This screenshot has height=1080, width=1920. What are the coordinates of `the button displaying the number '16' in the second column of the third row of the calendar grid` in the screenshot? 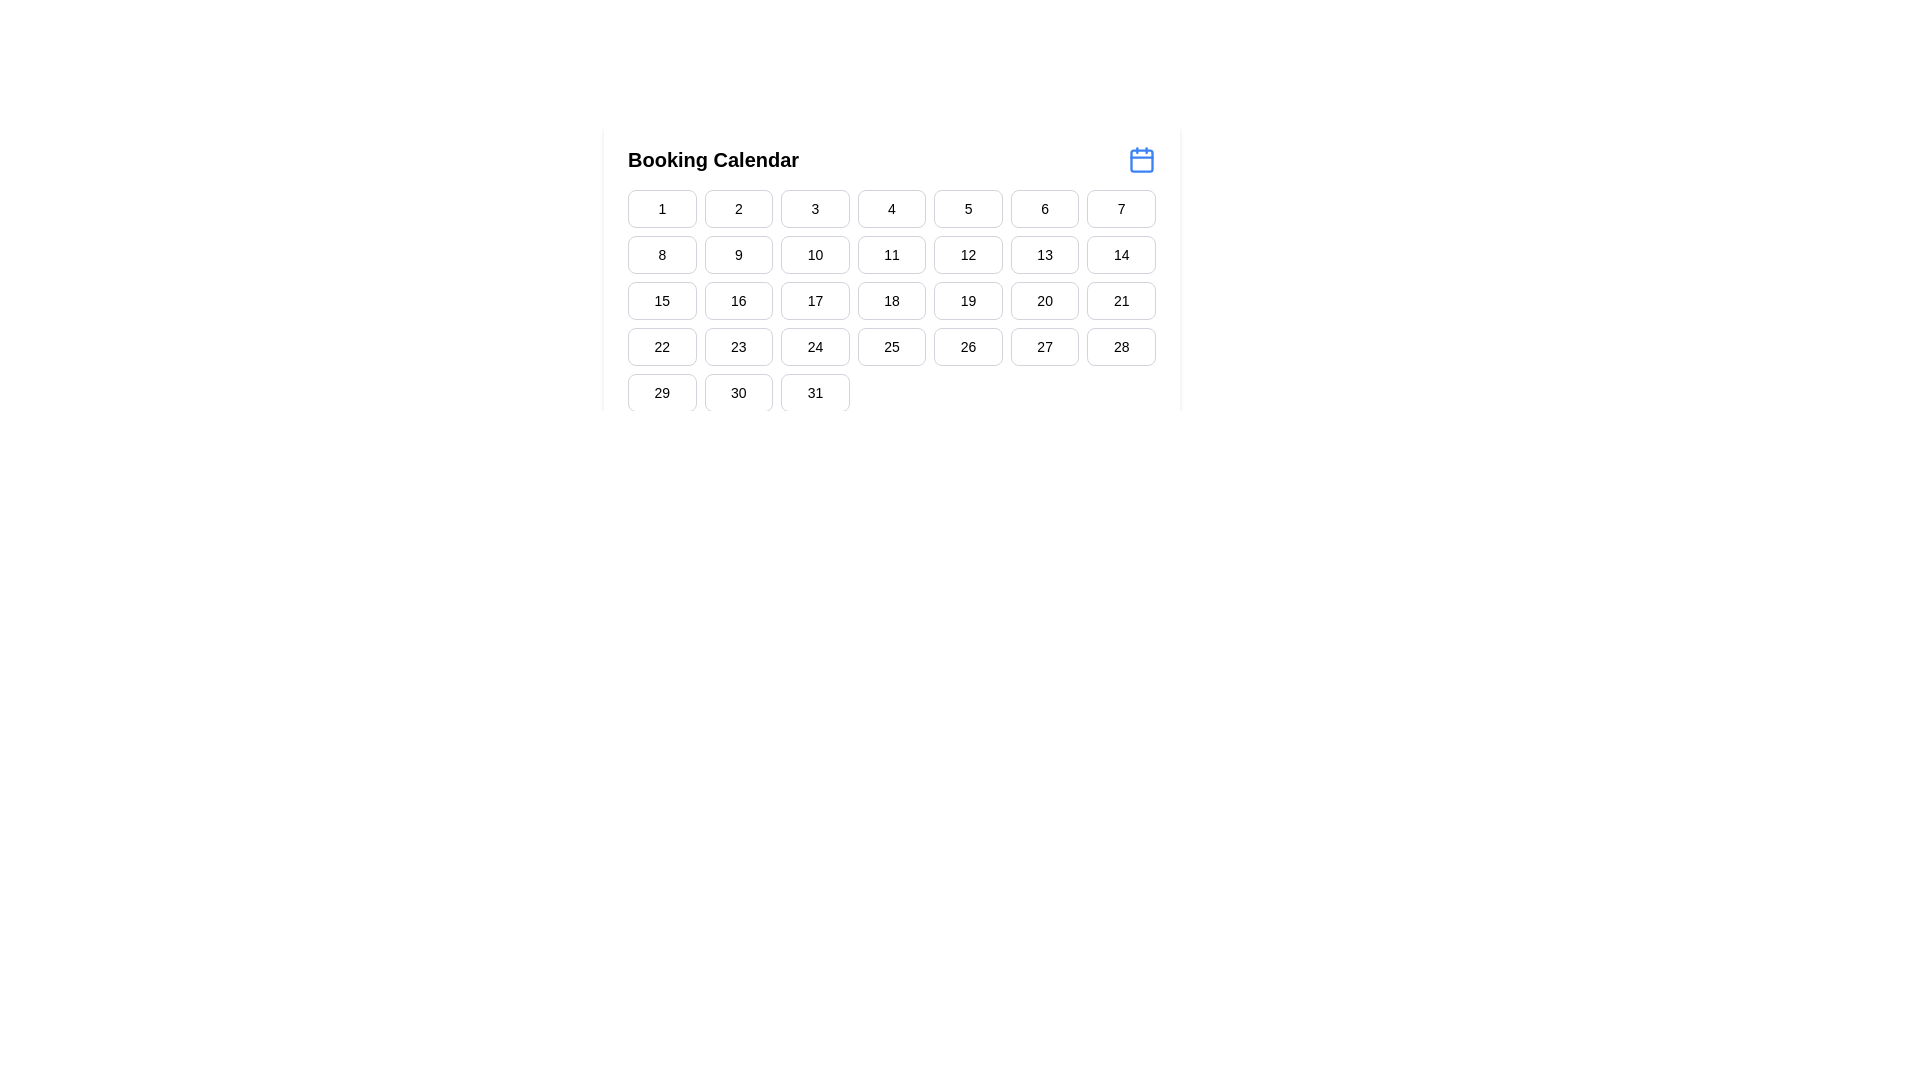 It's located at (737, 300).